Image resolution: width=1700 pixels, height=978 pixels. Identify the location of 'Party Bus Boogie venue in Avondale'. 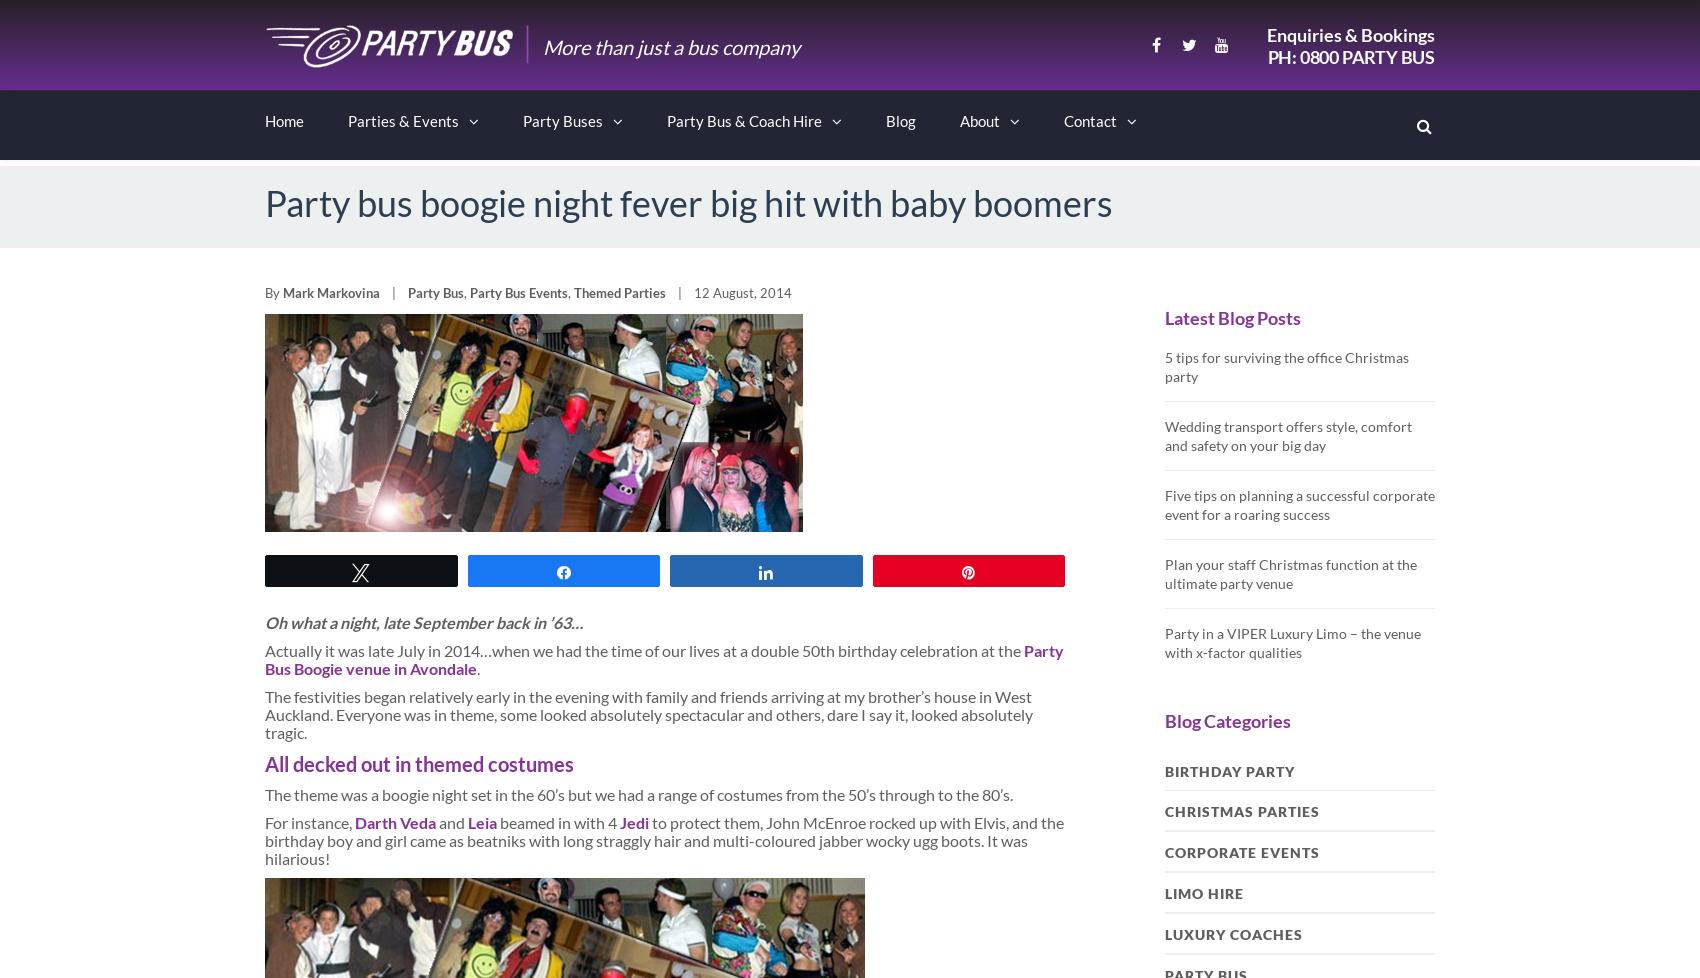
(664, 659).